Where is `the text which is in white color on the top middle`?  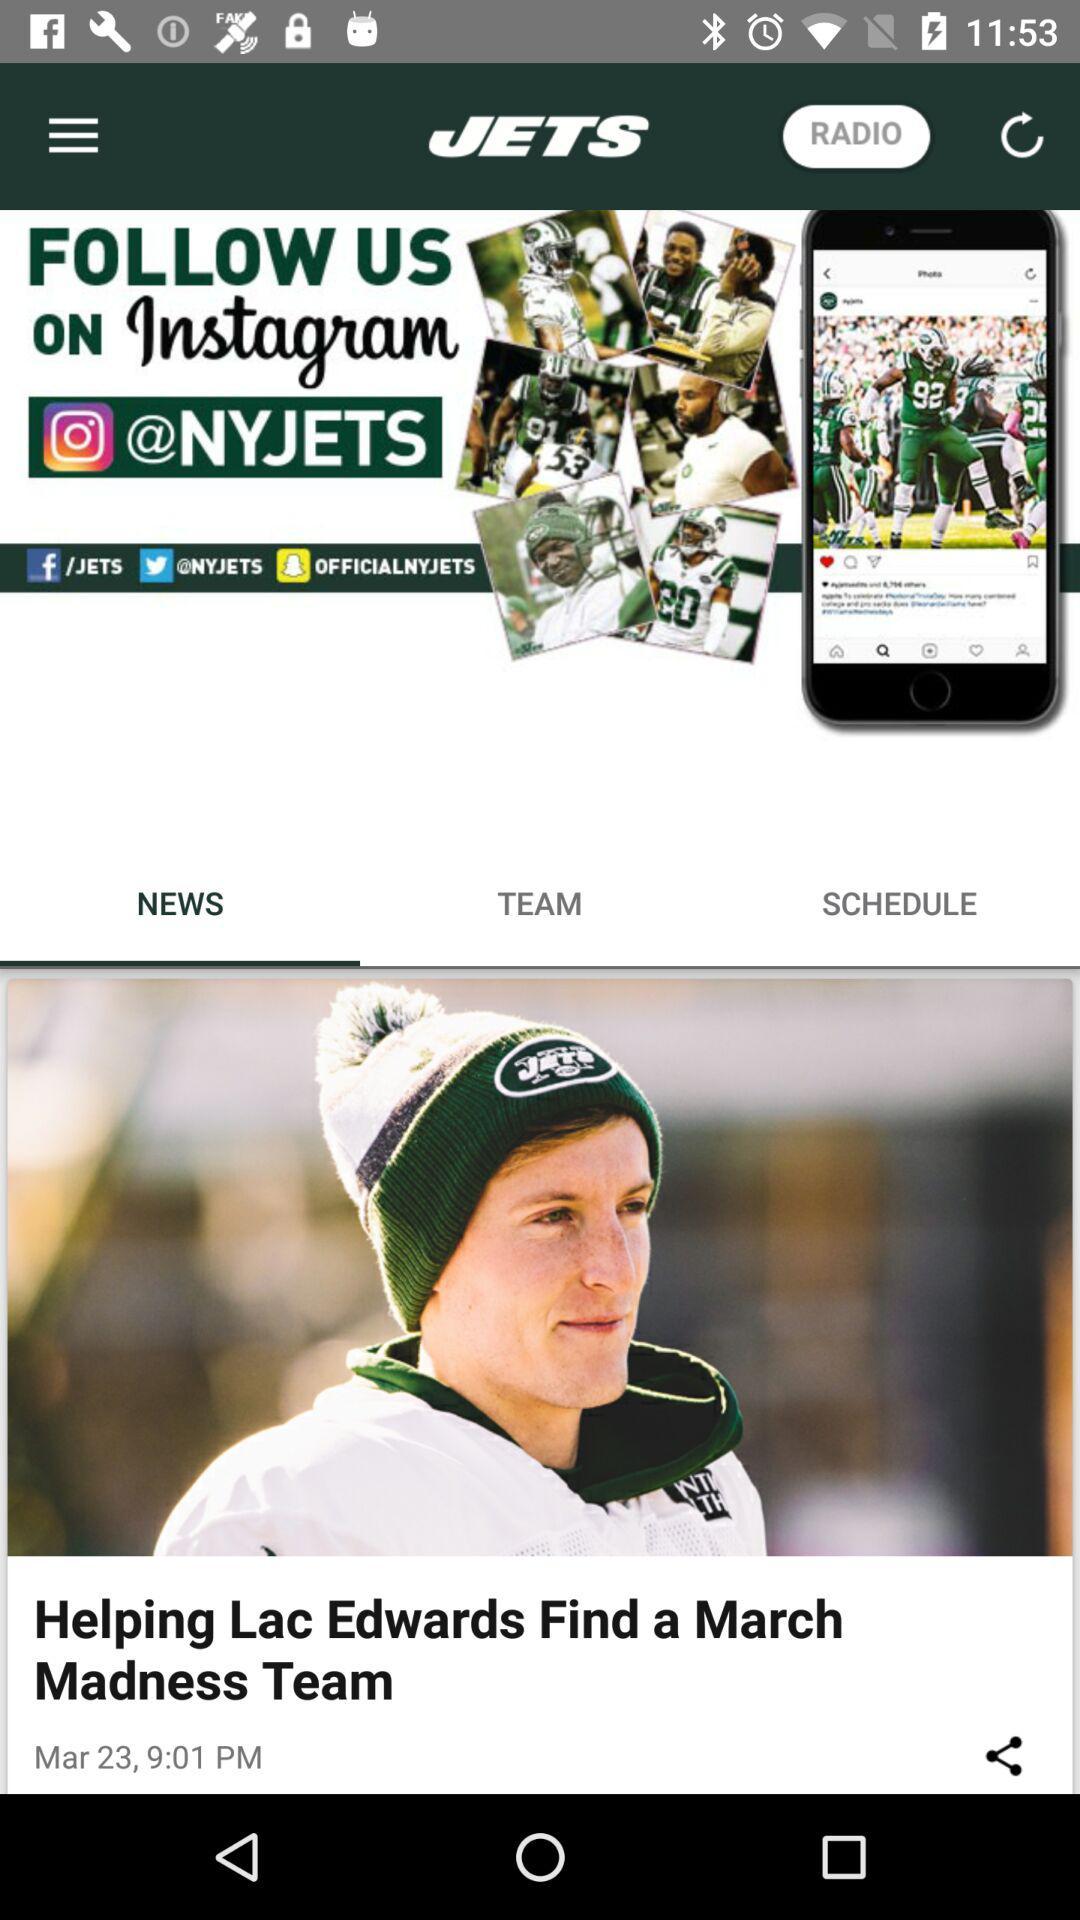
the text which is in white color on the top middle is located at coordinates (538, 135).